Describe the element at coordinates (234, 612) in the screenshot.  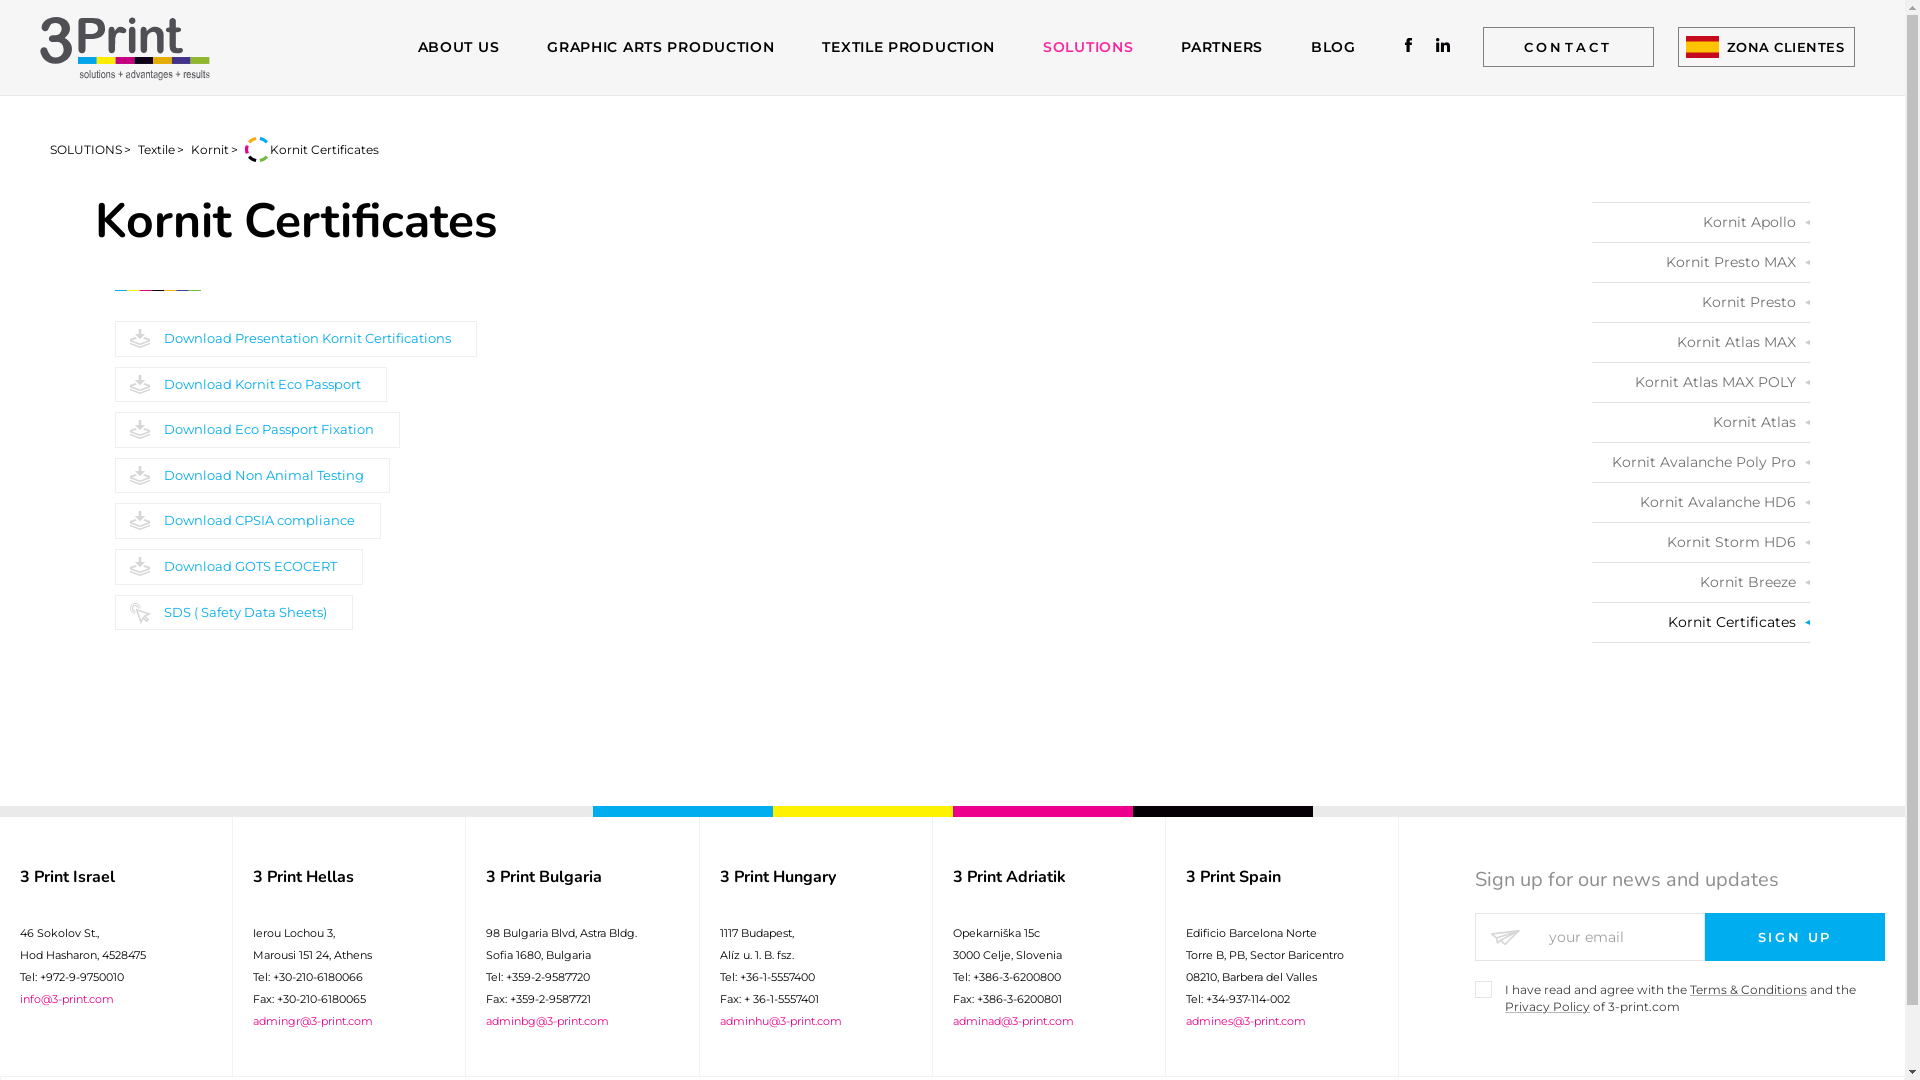
I see `'SDS ( Safety Data Sheets)'` at that location.